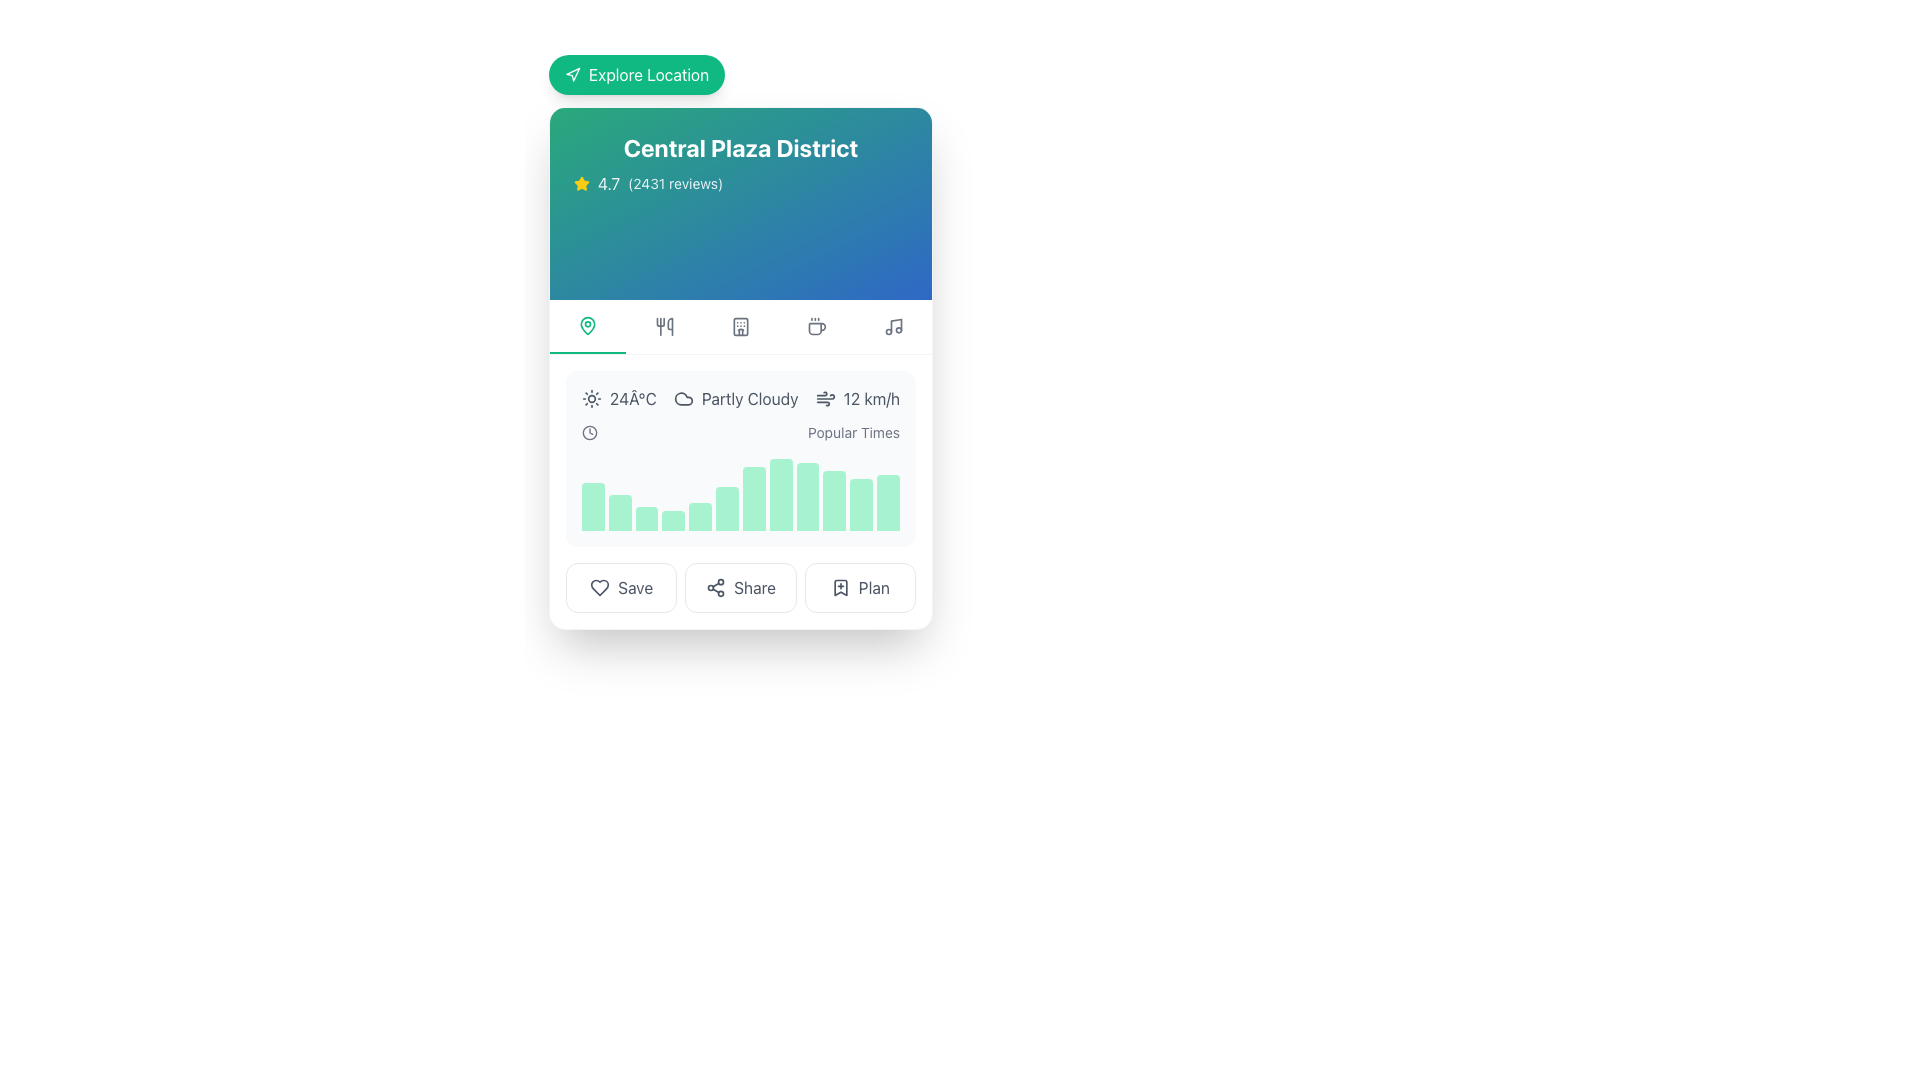 This screenshot has height=1080, width=1920. What do you see at coordinates (587, 326) in the screenshot?
I see `the green location pin icon, which is the first element in the horizontal navigation bar under 'Central Plaza District'` at bounding box center [587, 326].